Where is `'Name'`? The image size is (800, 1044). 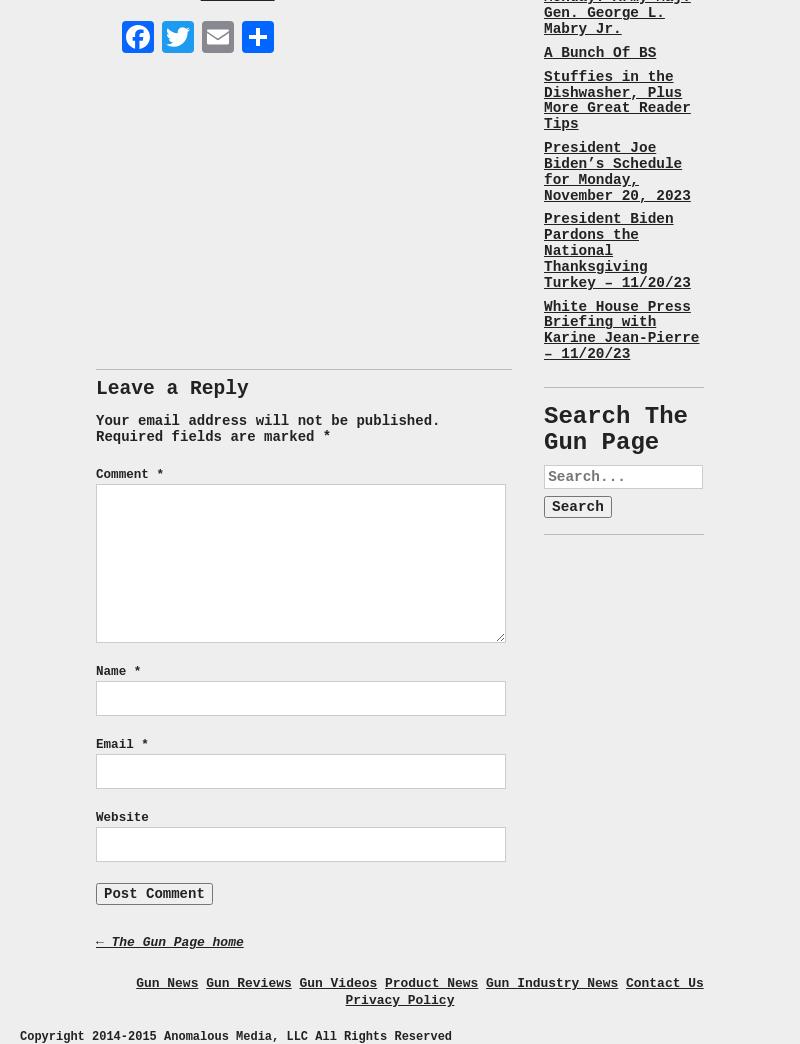
'Name' is located at coordinates (113, 671).